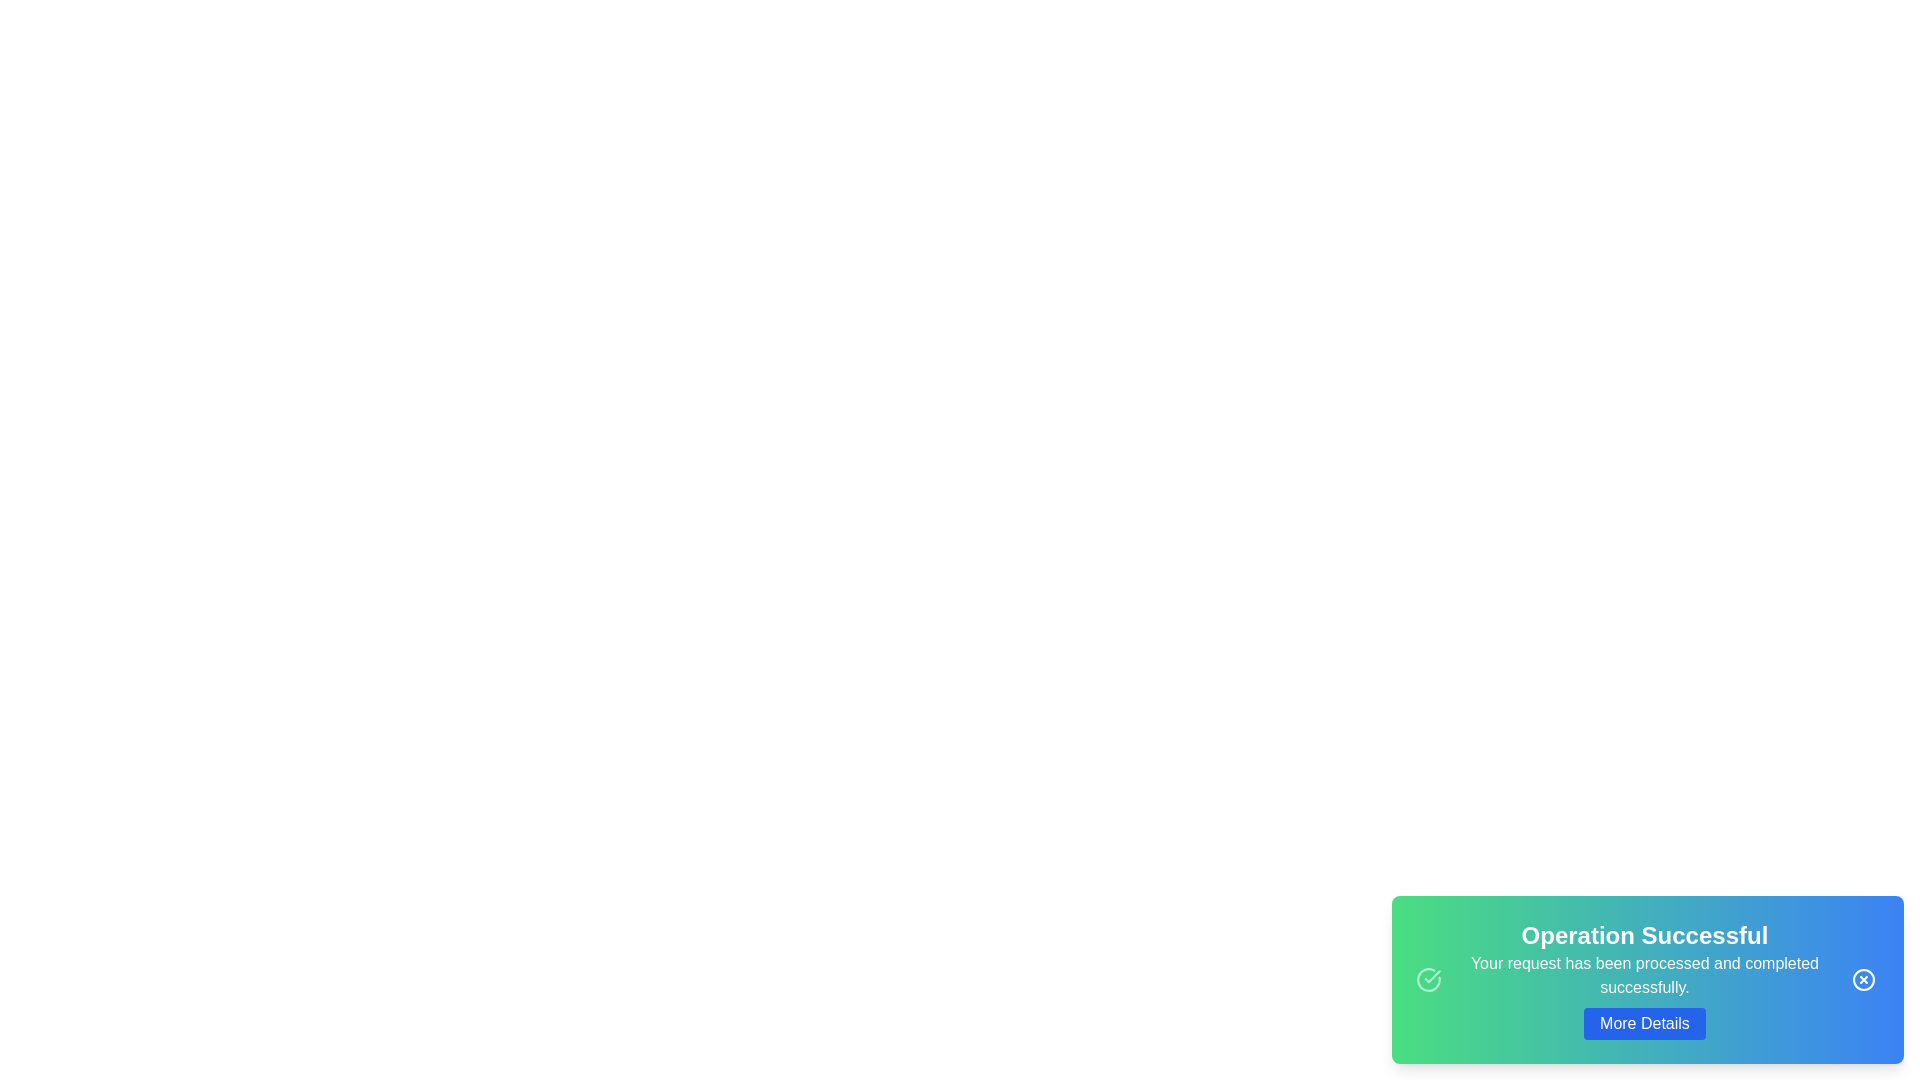 Image resolution: width=1920 pixels, height=1080 pixels. I want to click on the 'More Details' button to view additional information, so click(1644, 1023).